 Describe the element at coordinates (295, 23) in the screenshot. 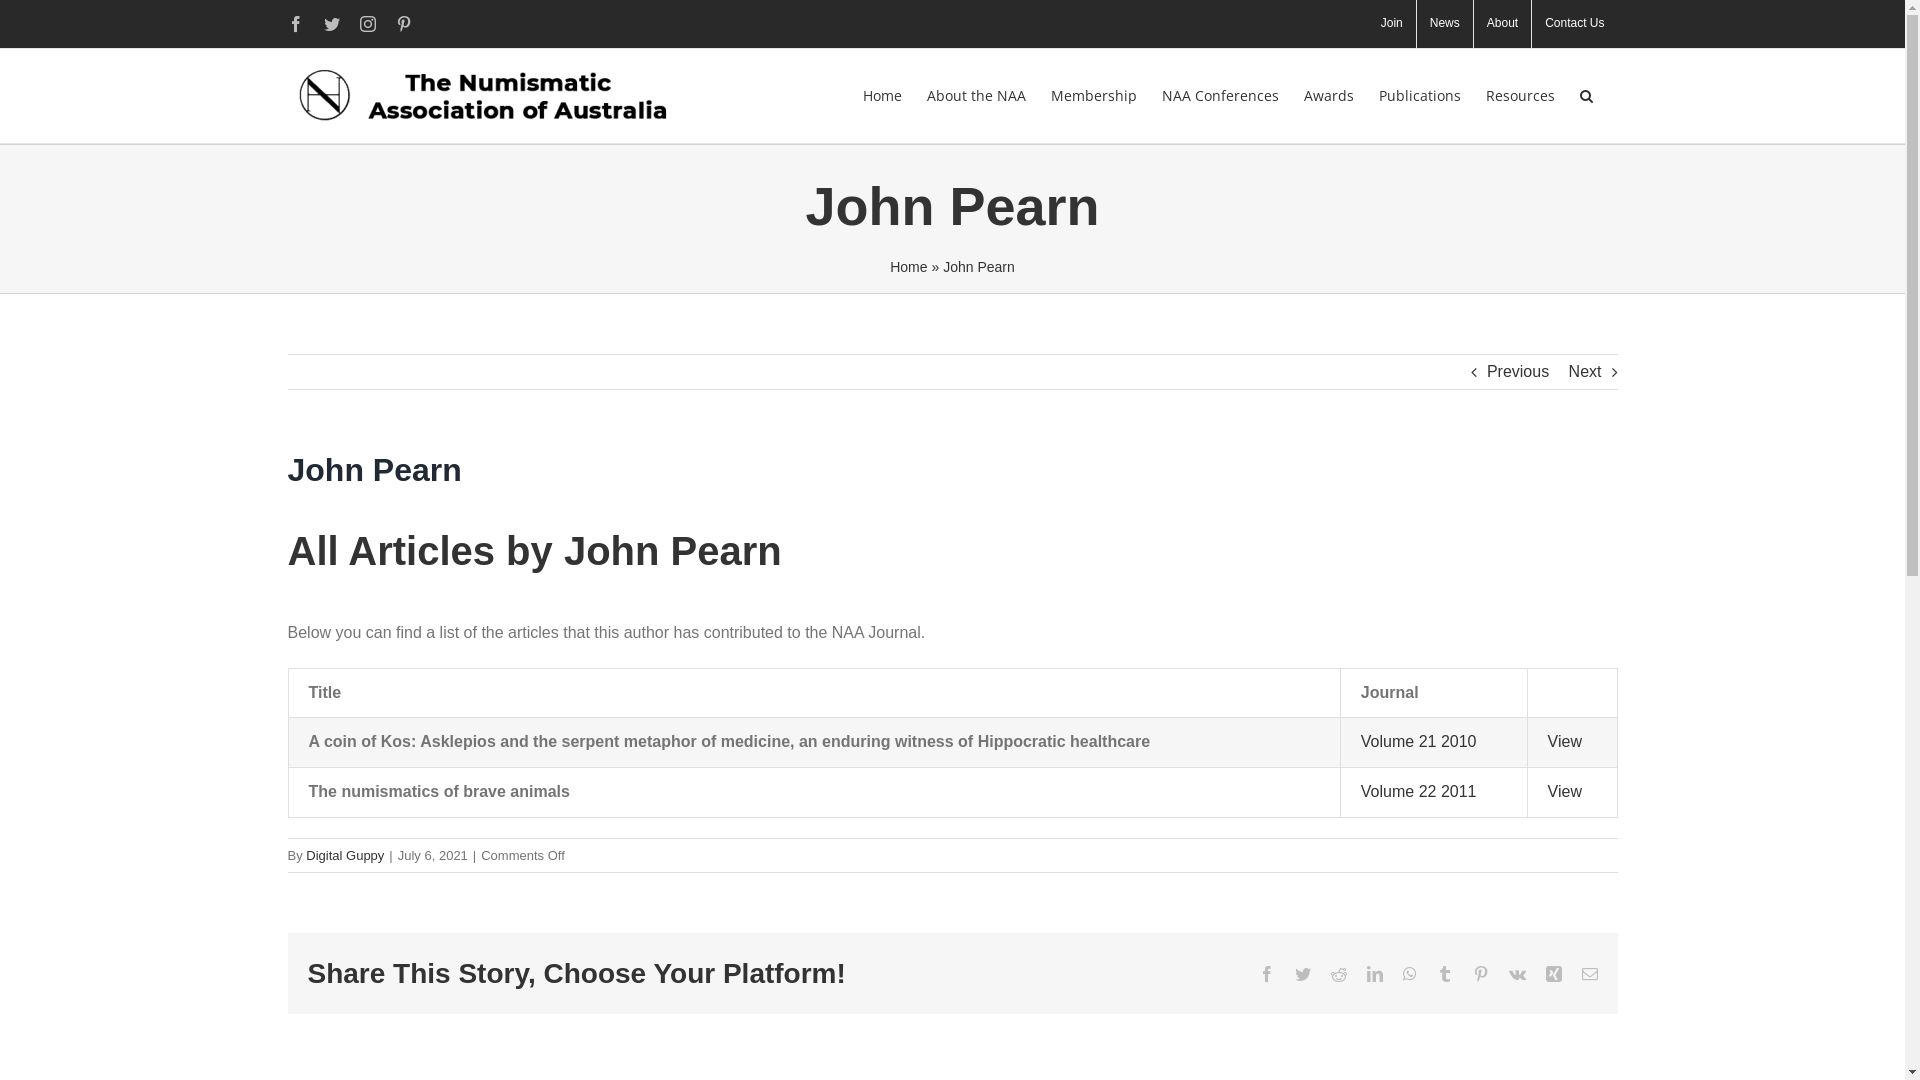

I see `'Facebook'` at that location.